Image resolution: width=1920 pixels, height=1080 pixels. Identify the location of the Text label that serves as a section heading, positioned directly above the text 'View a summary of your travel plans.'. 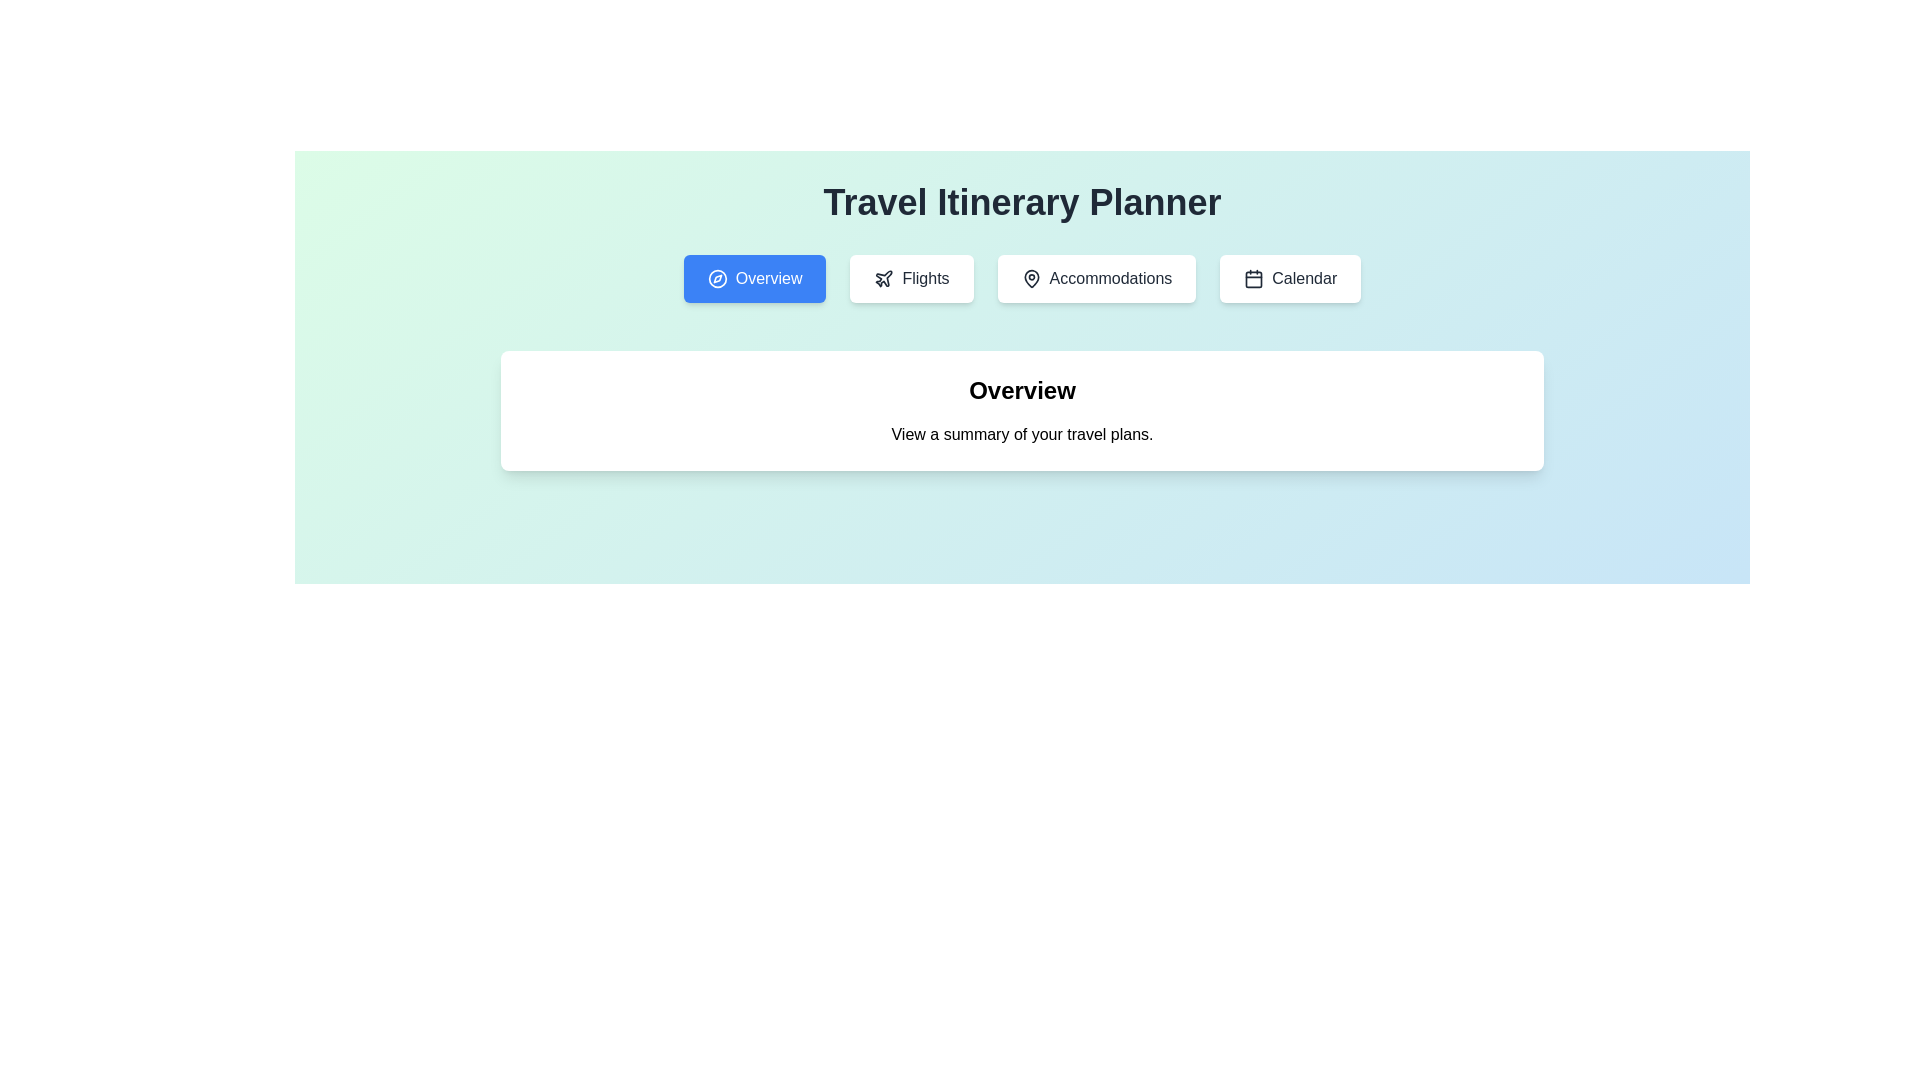
(1022, 390).